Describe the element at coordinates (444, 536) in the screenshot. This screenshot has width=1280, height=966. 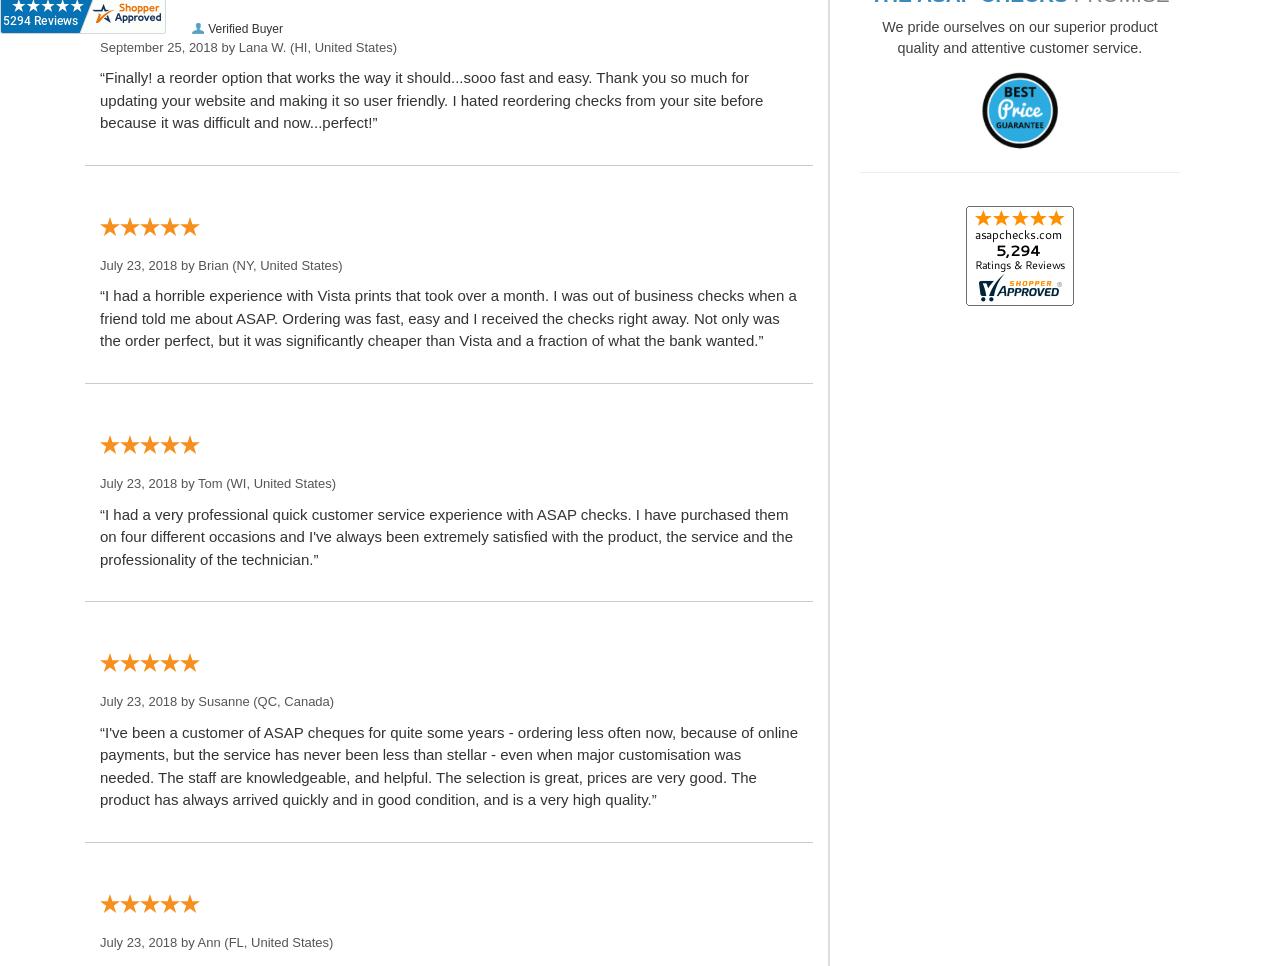
I see `'“I had a very professional quick customer service experience with ASAP checks. I have purchased them on four different occasions and I've always been extremely satisfied with the product, the service and the professionality of the technician.”'` at that location.